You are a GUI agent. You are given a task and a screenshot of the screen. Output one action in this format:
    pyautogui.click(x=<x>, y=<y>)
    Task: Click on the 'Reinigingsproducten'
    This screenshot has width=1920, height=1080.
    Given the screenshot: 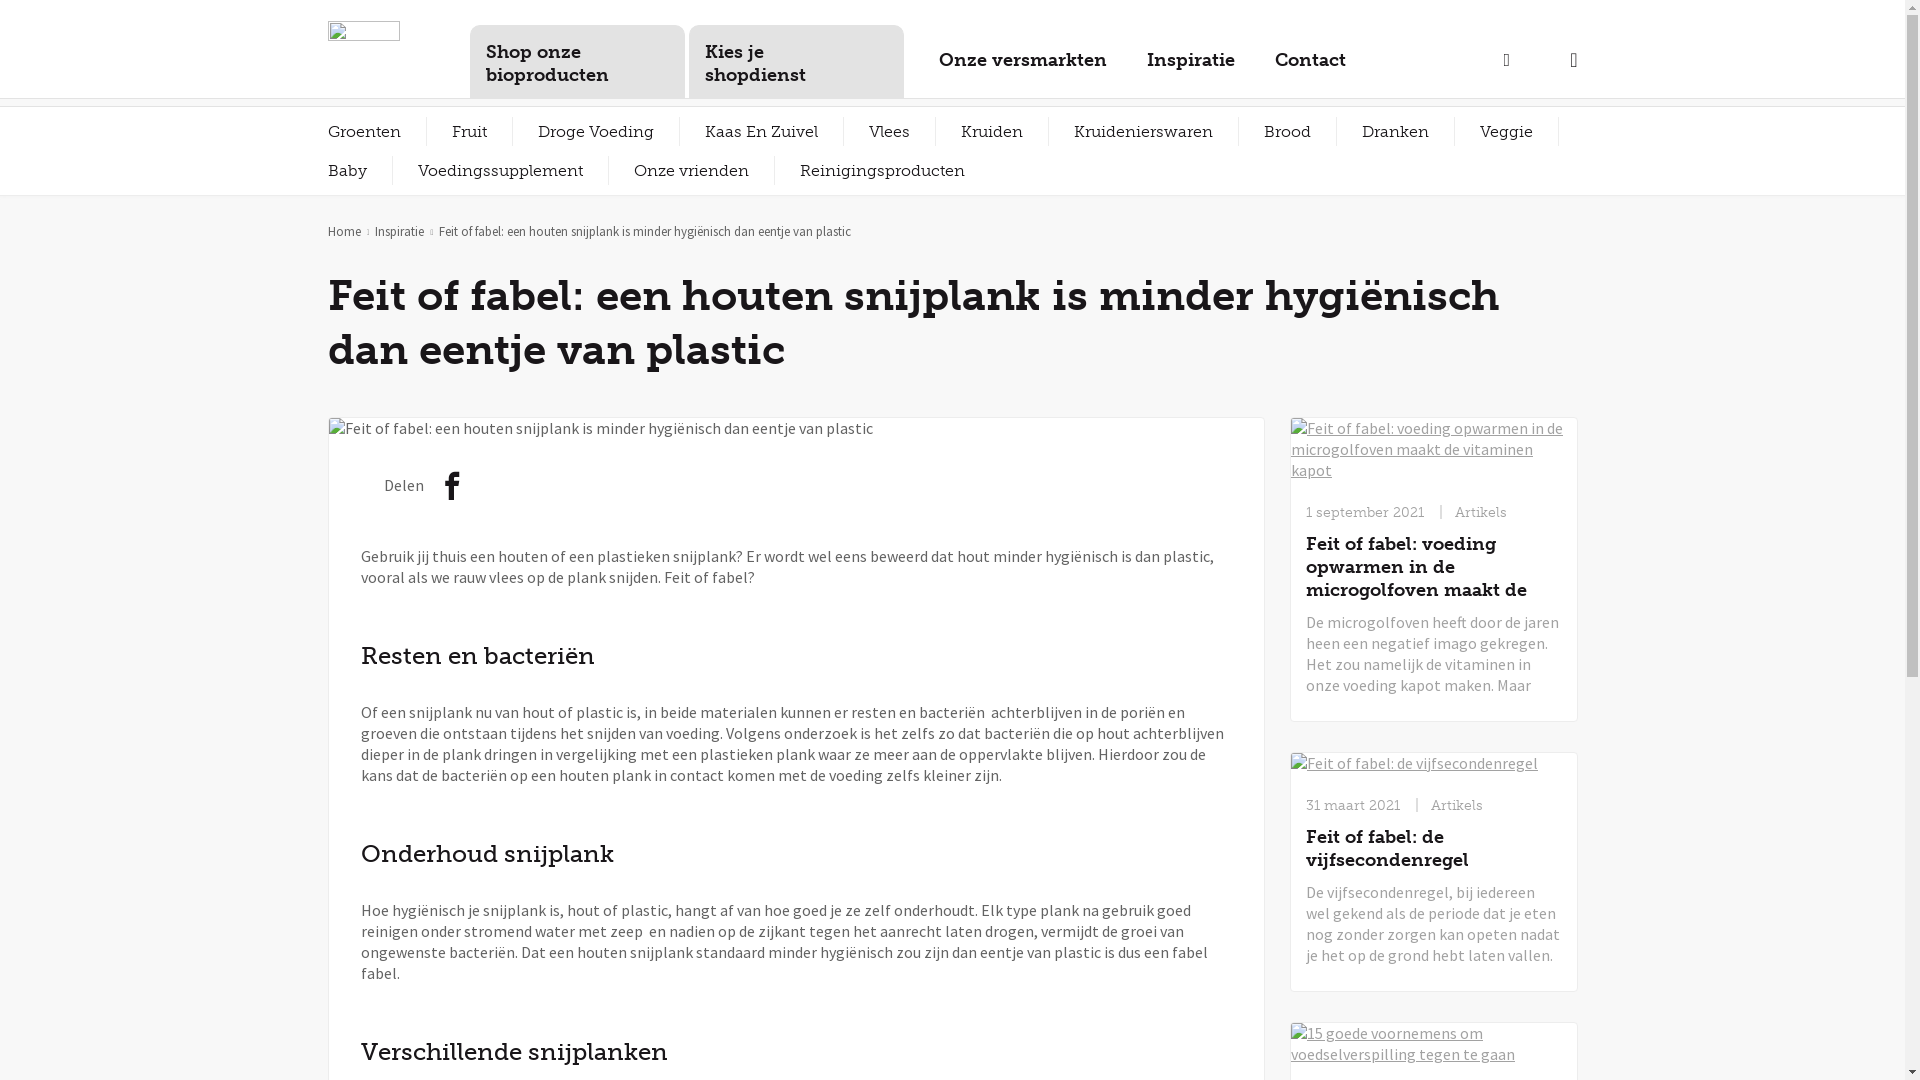 What is the action you would take?
    pyautogui.click(x=772, y=169)
    